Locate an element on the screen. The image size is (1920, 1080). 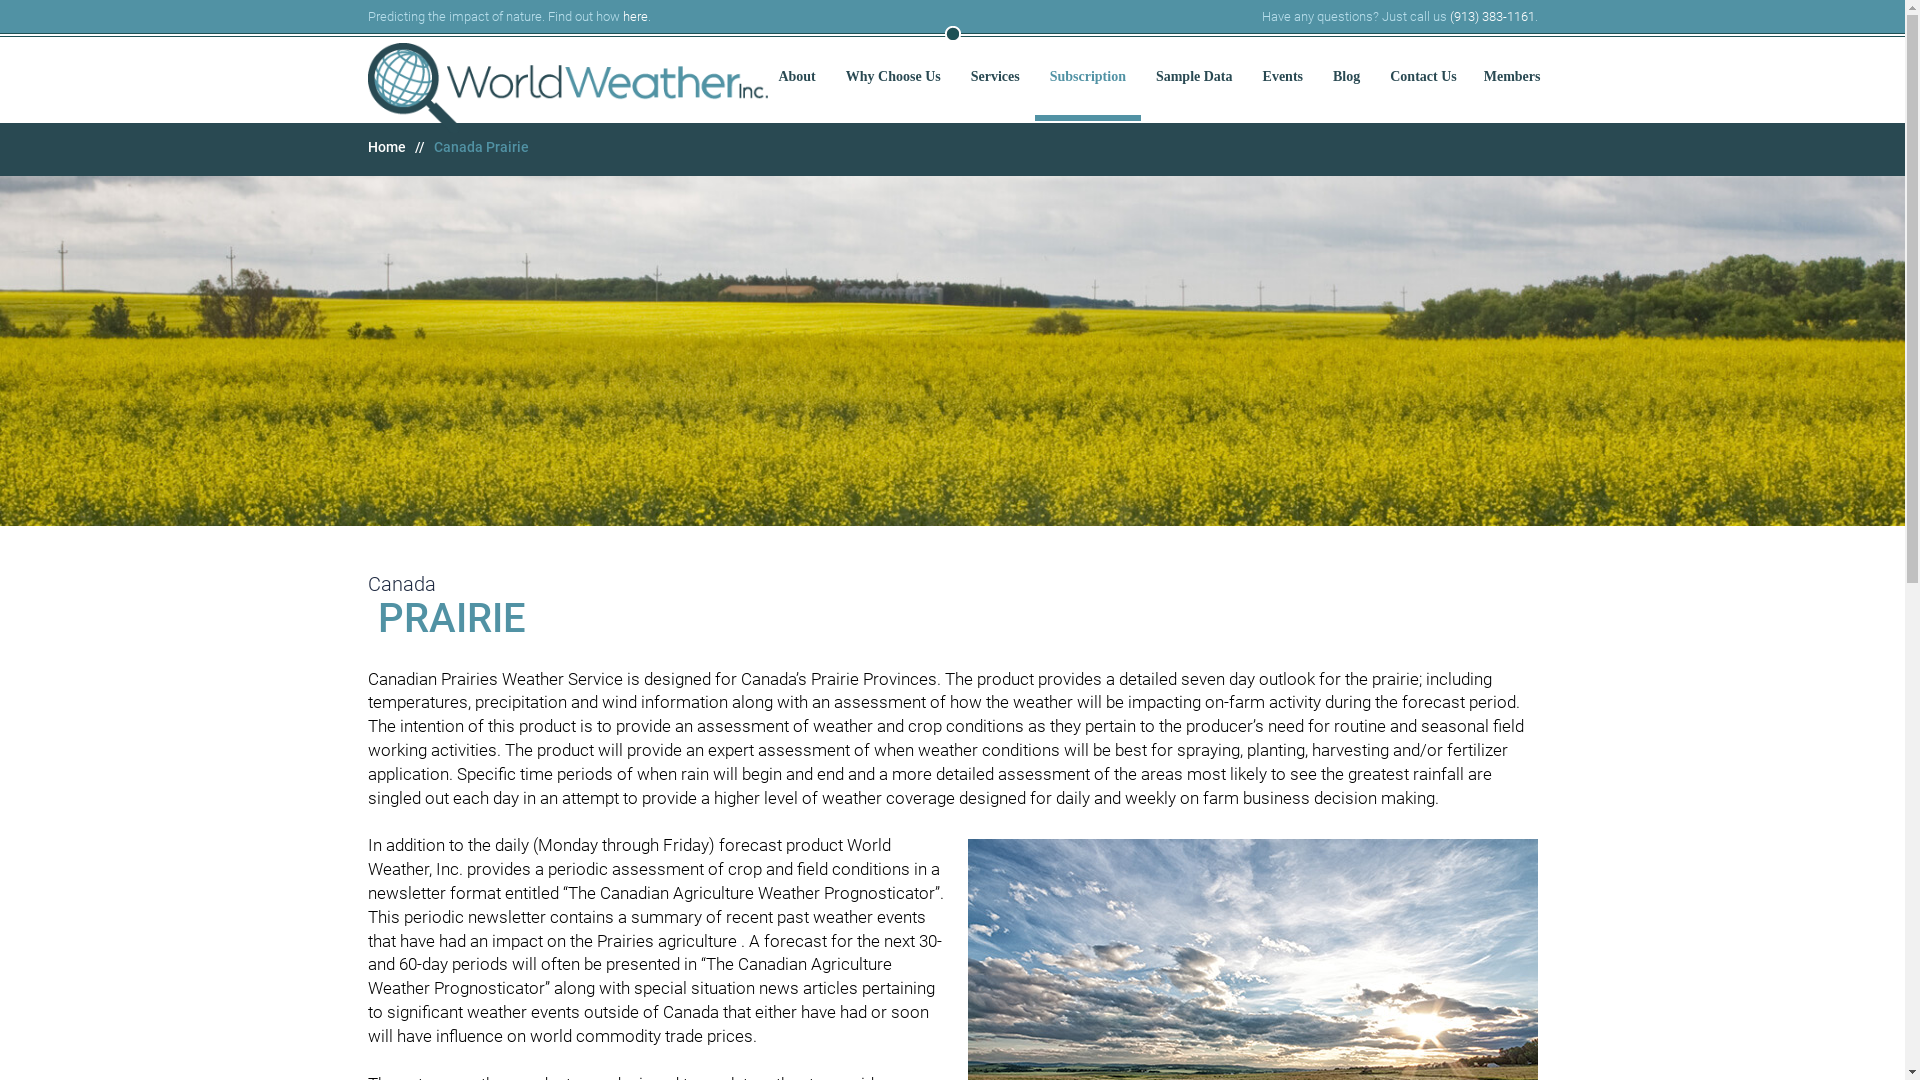
'Home' is located at coordinates (387, 145).